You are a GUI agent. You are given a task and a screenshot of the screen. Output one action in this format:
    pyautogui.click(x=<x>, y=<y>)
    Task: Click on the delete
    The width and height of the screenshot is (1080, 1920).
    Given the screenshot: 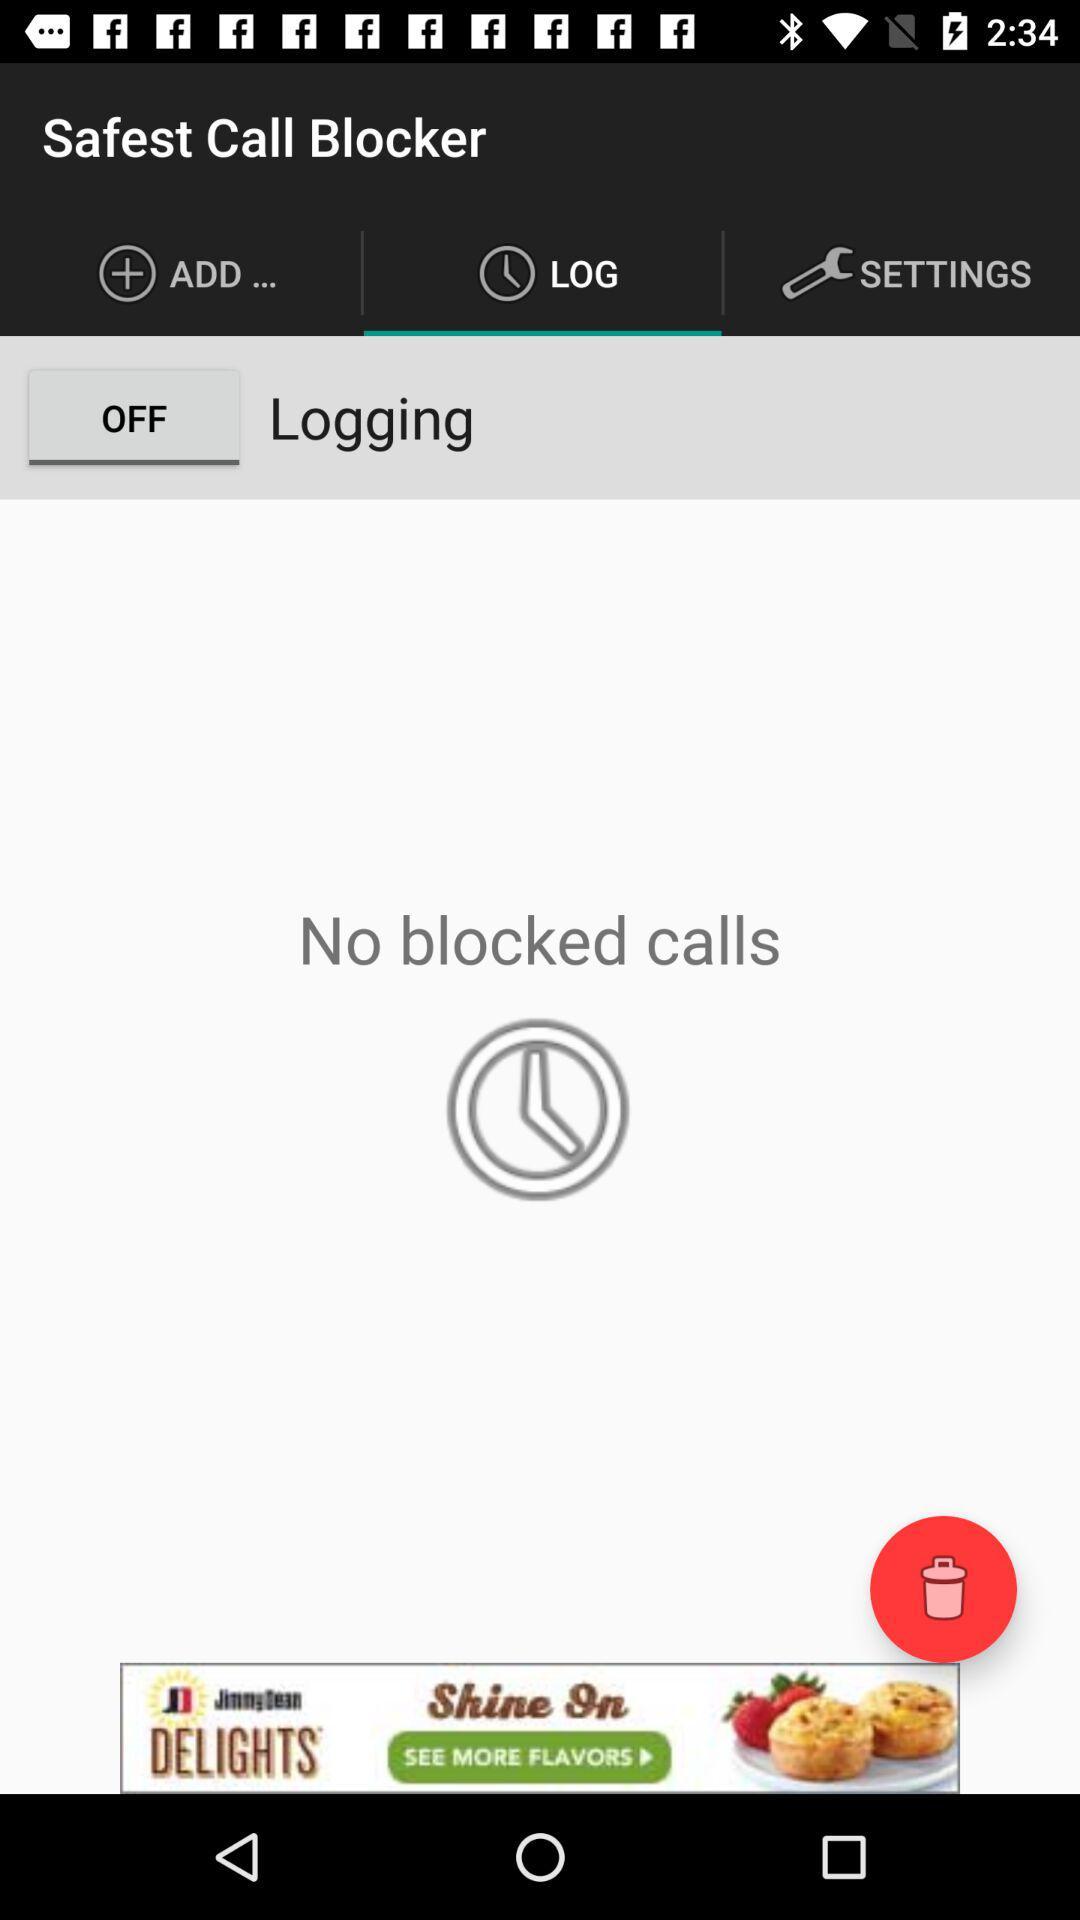 What is the action you would take?
    pyautogui.click(x=943, y=1588)
    